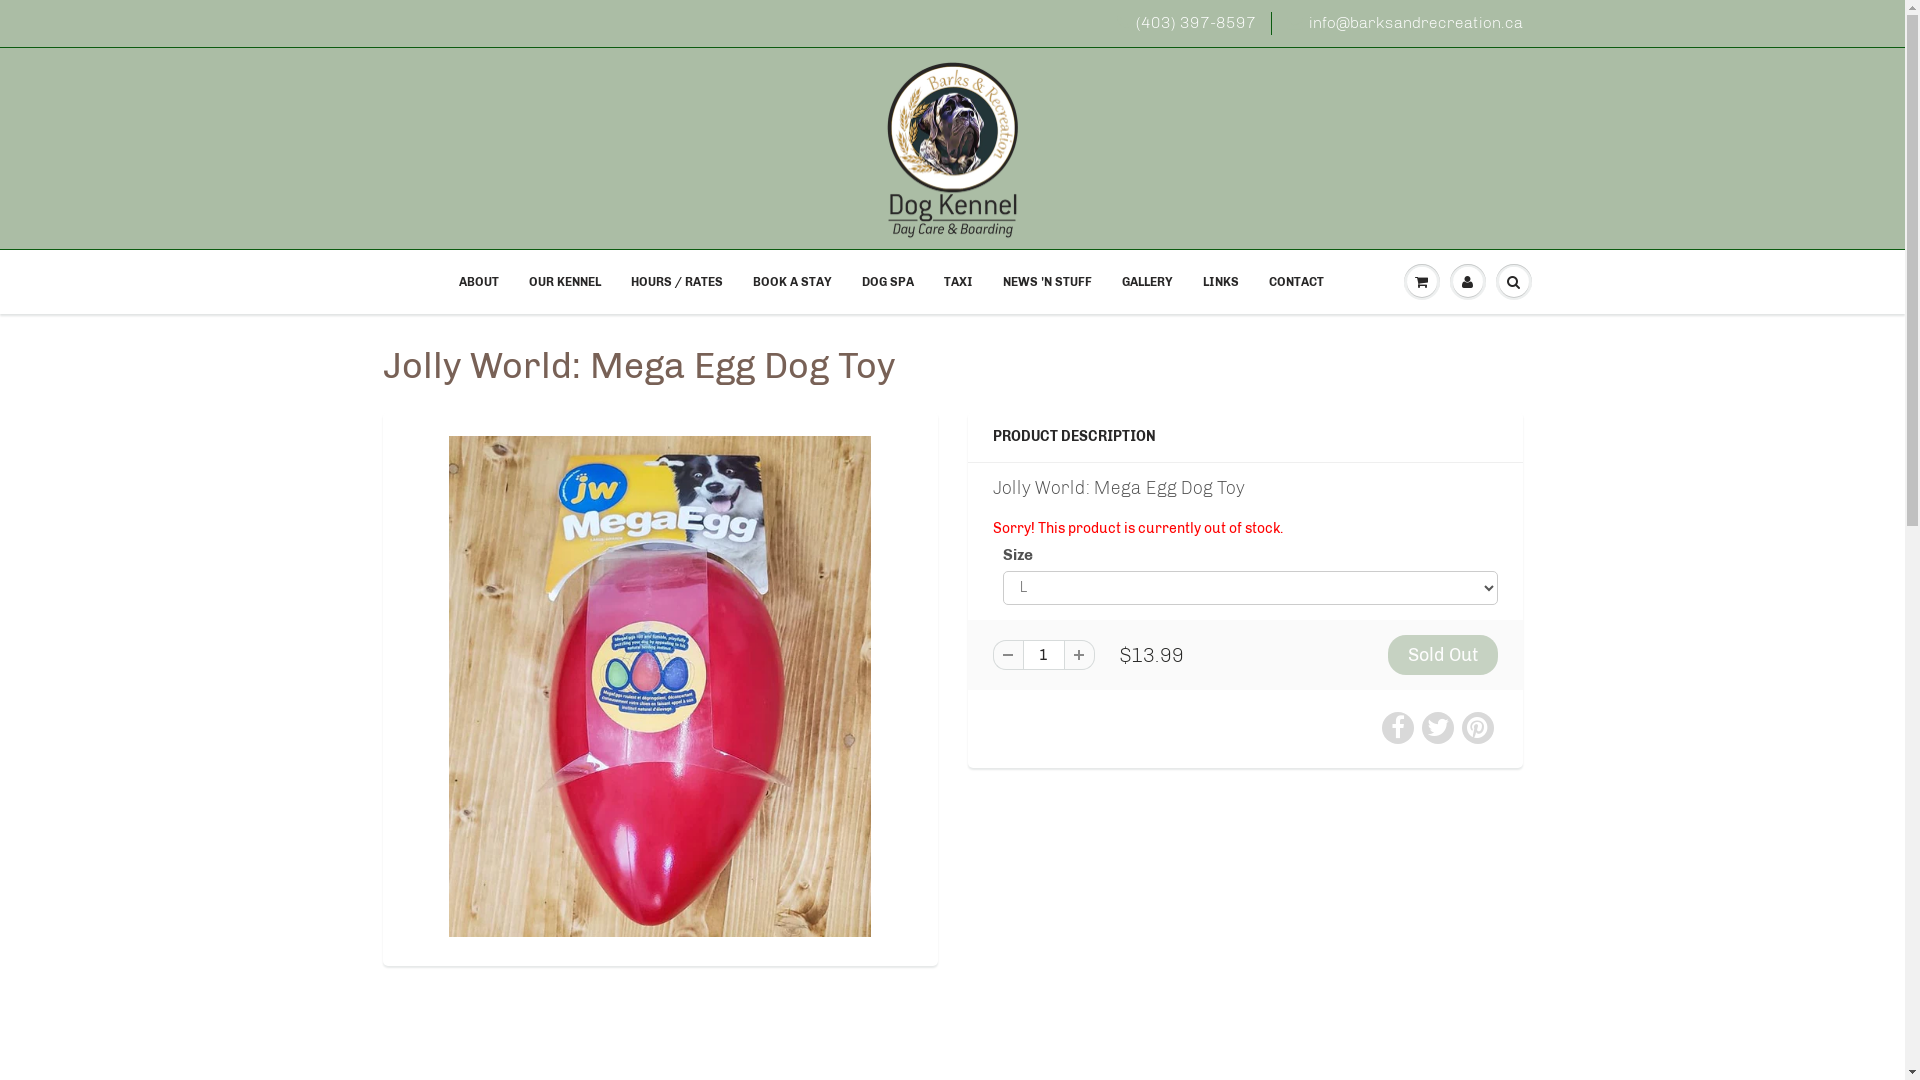 The image size is (1920, 1080). What do you see at coordinates (886, 281) in the screenshot?
I see `'DOG SPA'` at bounding box center [886, 281].